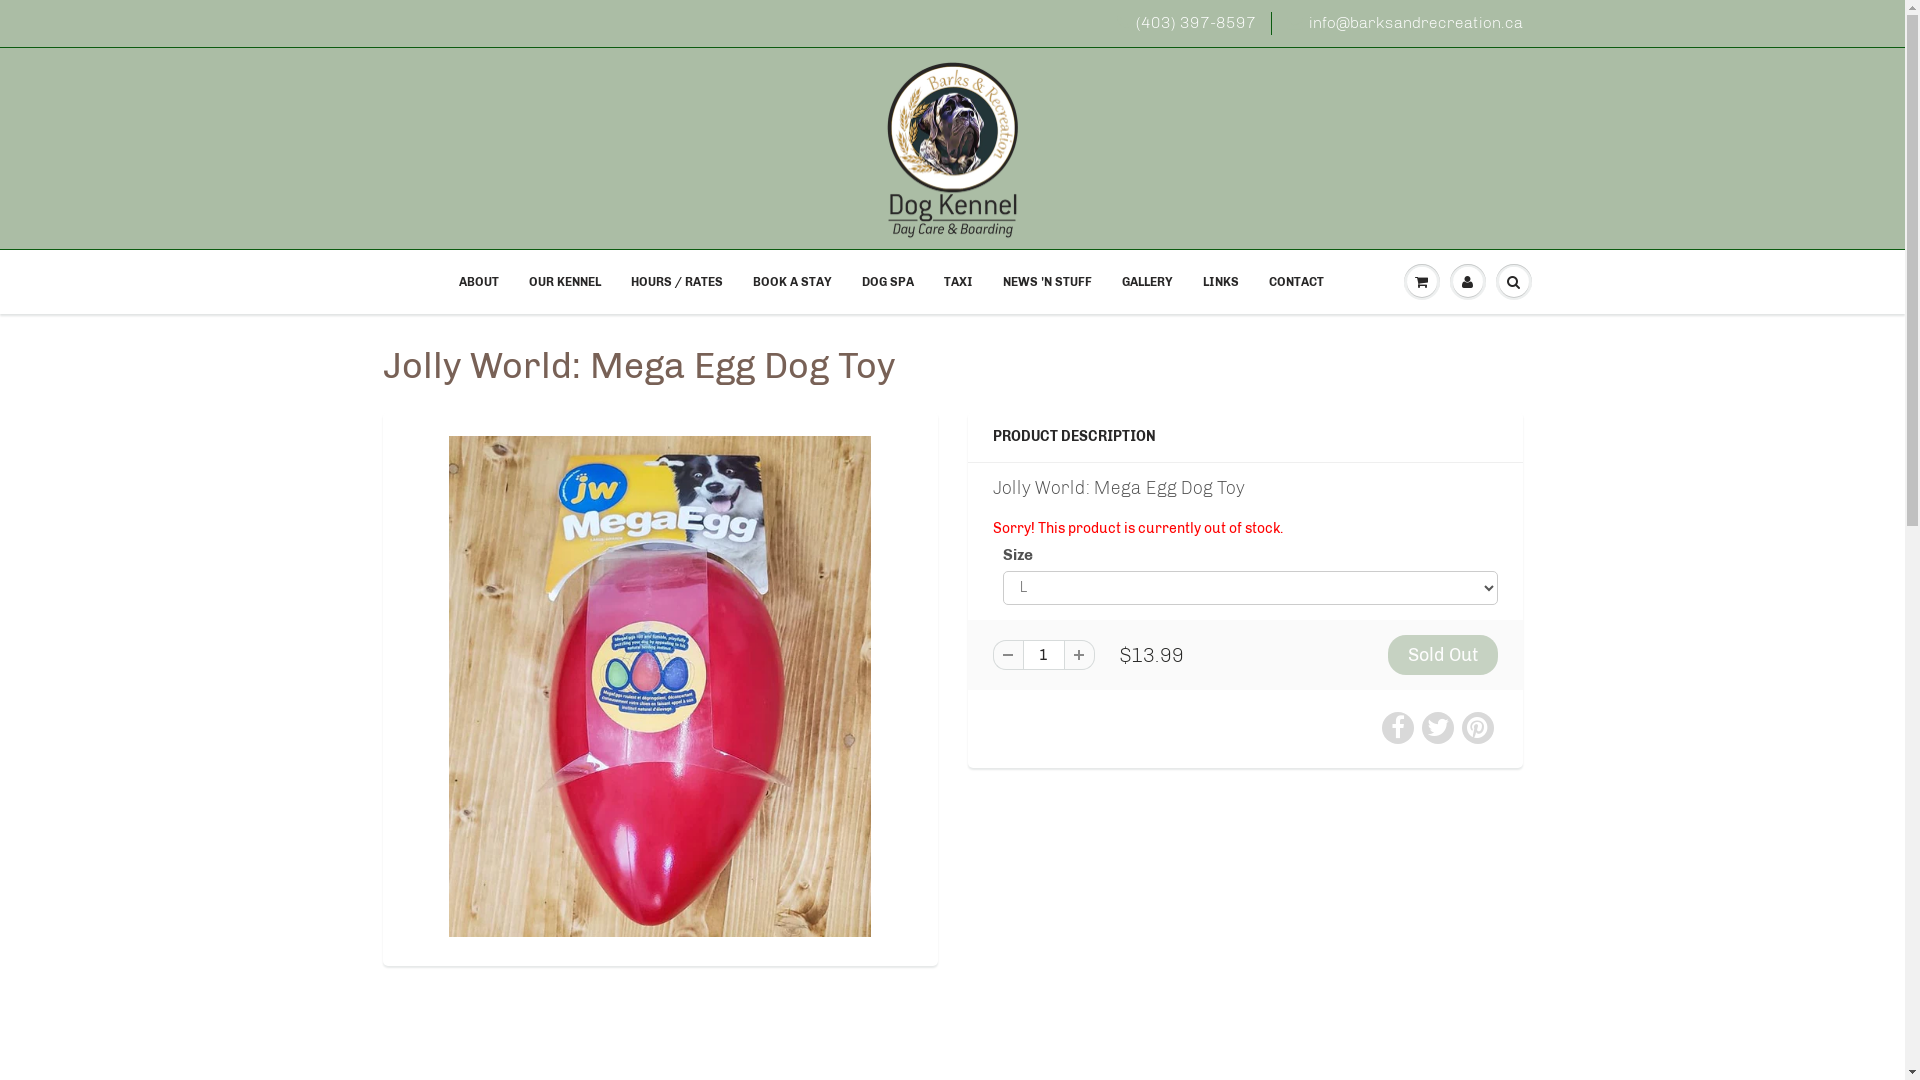 The image size is (1920, 1080). What do you see at coordinates (886, 281) in the screenshot?
I see `'DOG SPA'` at bounding box center [886, 281].